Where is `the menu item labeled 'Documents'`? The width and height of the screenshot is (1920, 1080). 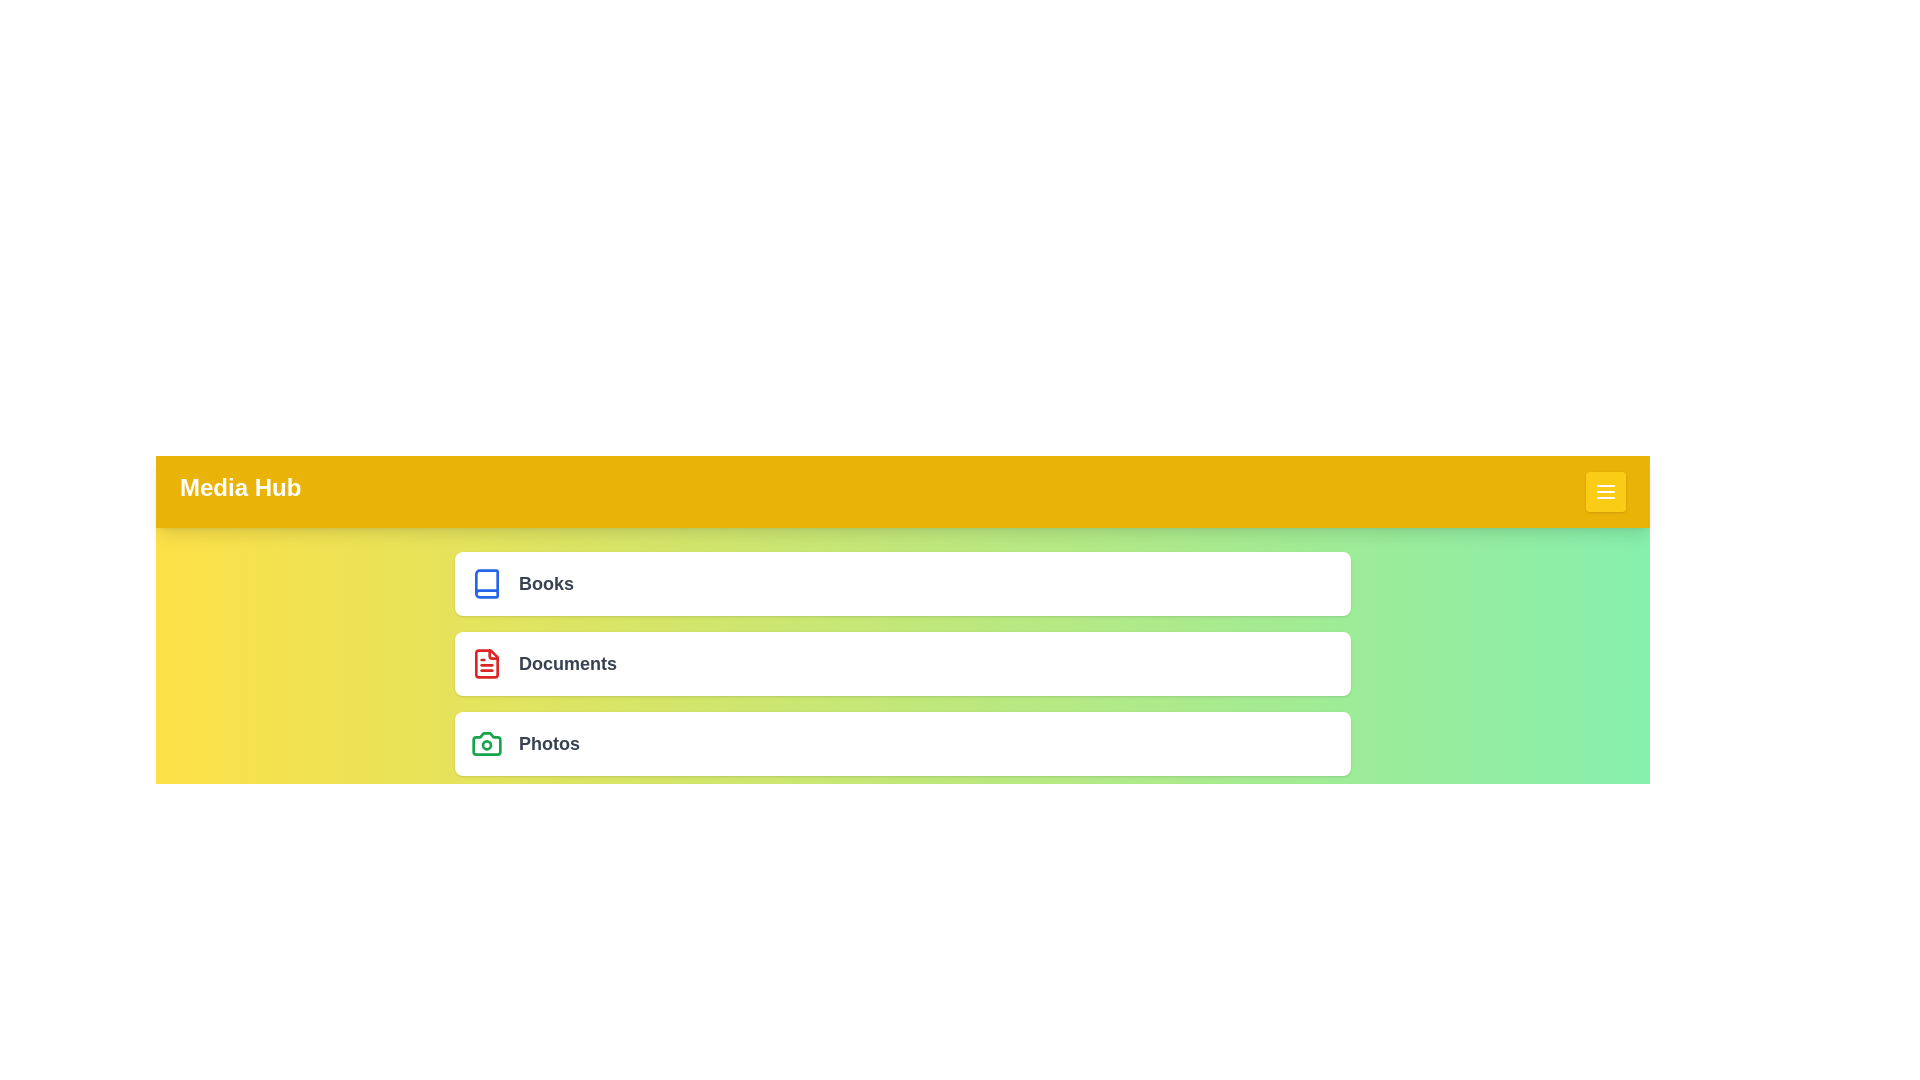
the menu item labeled 'Documents' is located at coordinates (901, 663).